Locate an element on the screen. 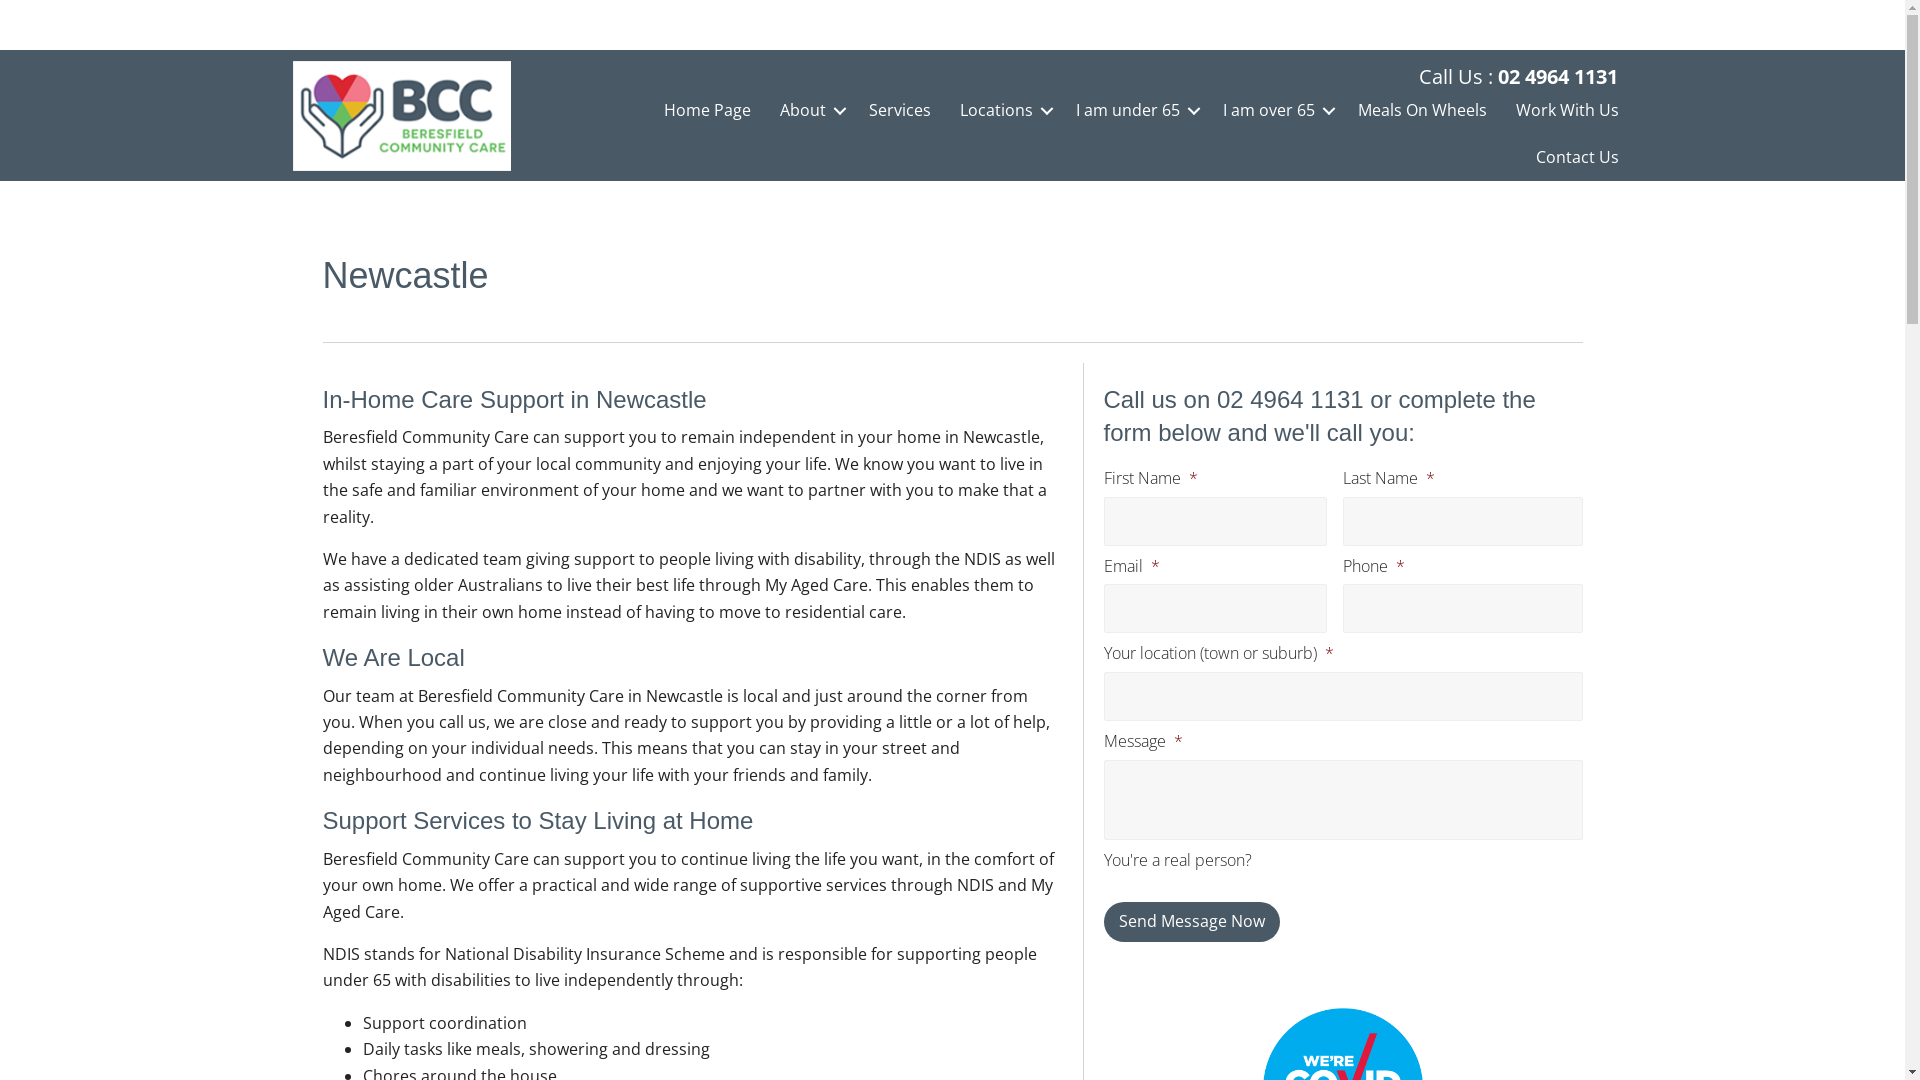 The image size is (1920, 1080). 'About' is located at coordinates (810, 110).